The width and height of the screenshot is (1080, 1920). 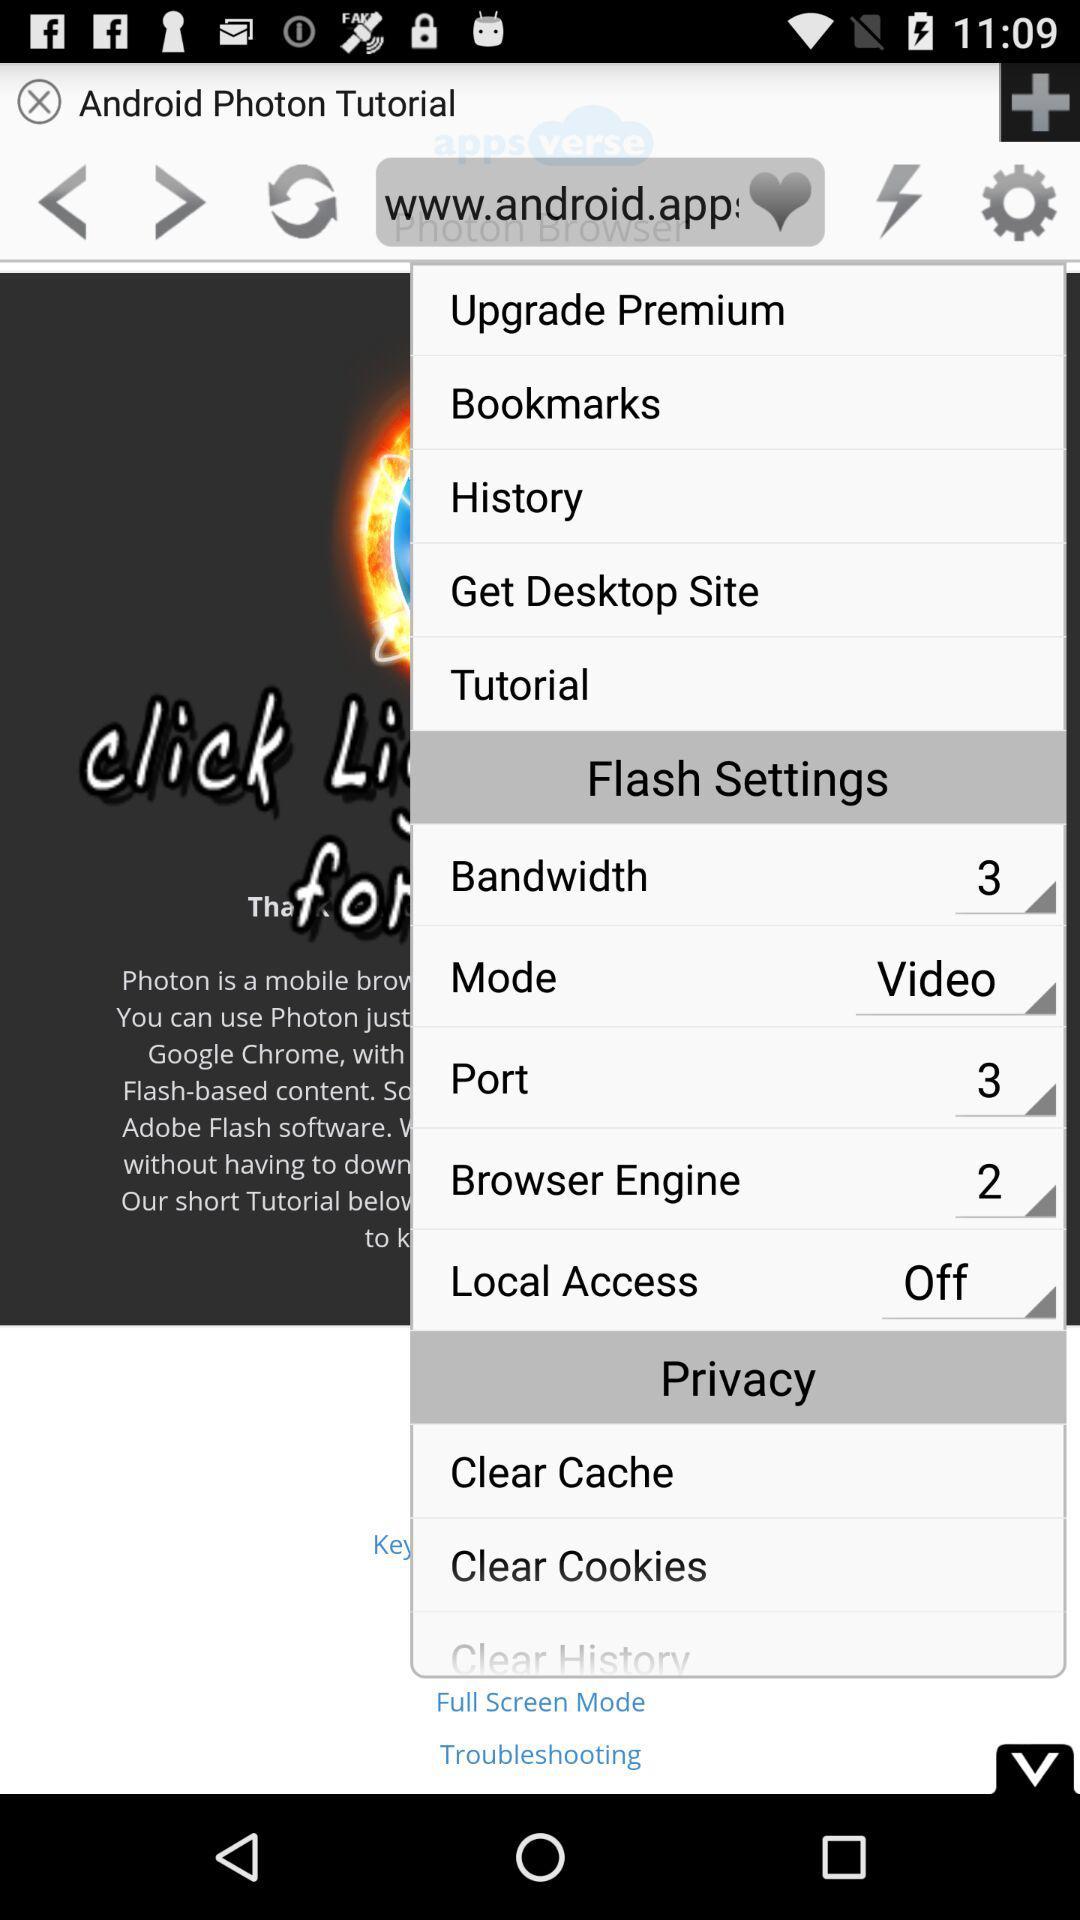 What do you see at coordinates (1039, 108) in the screenshot?
I see `the add icon` at bounding box center [1039, 108].